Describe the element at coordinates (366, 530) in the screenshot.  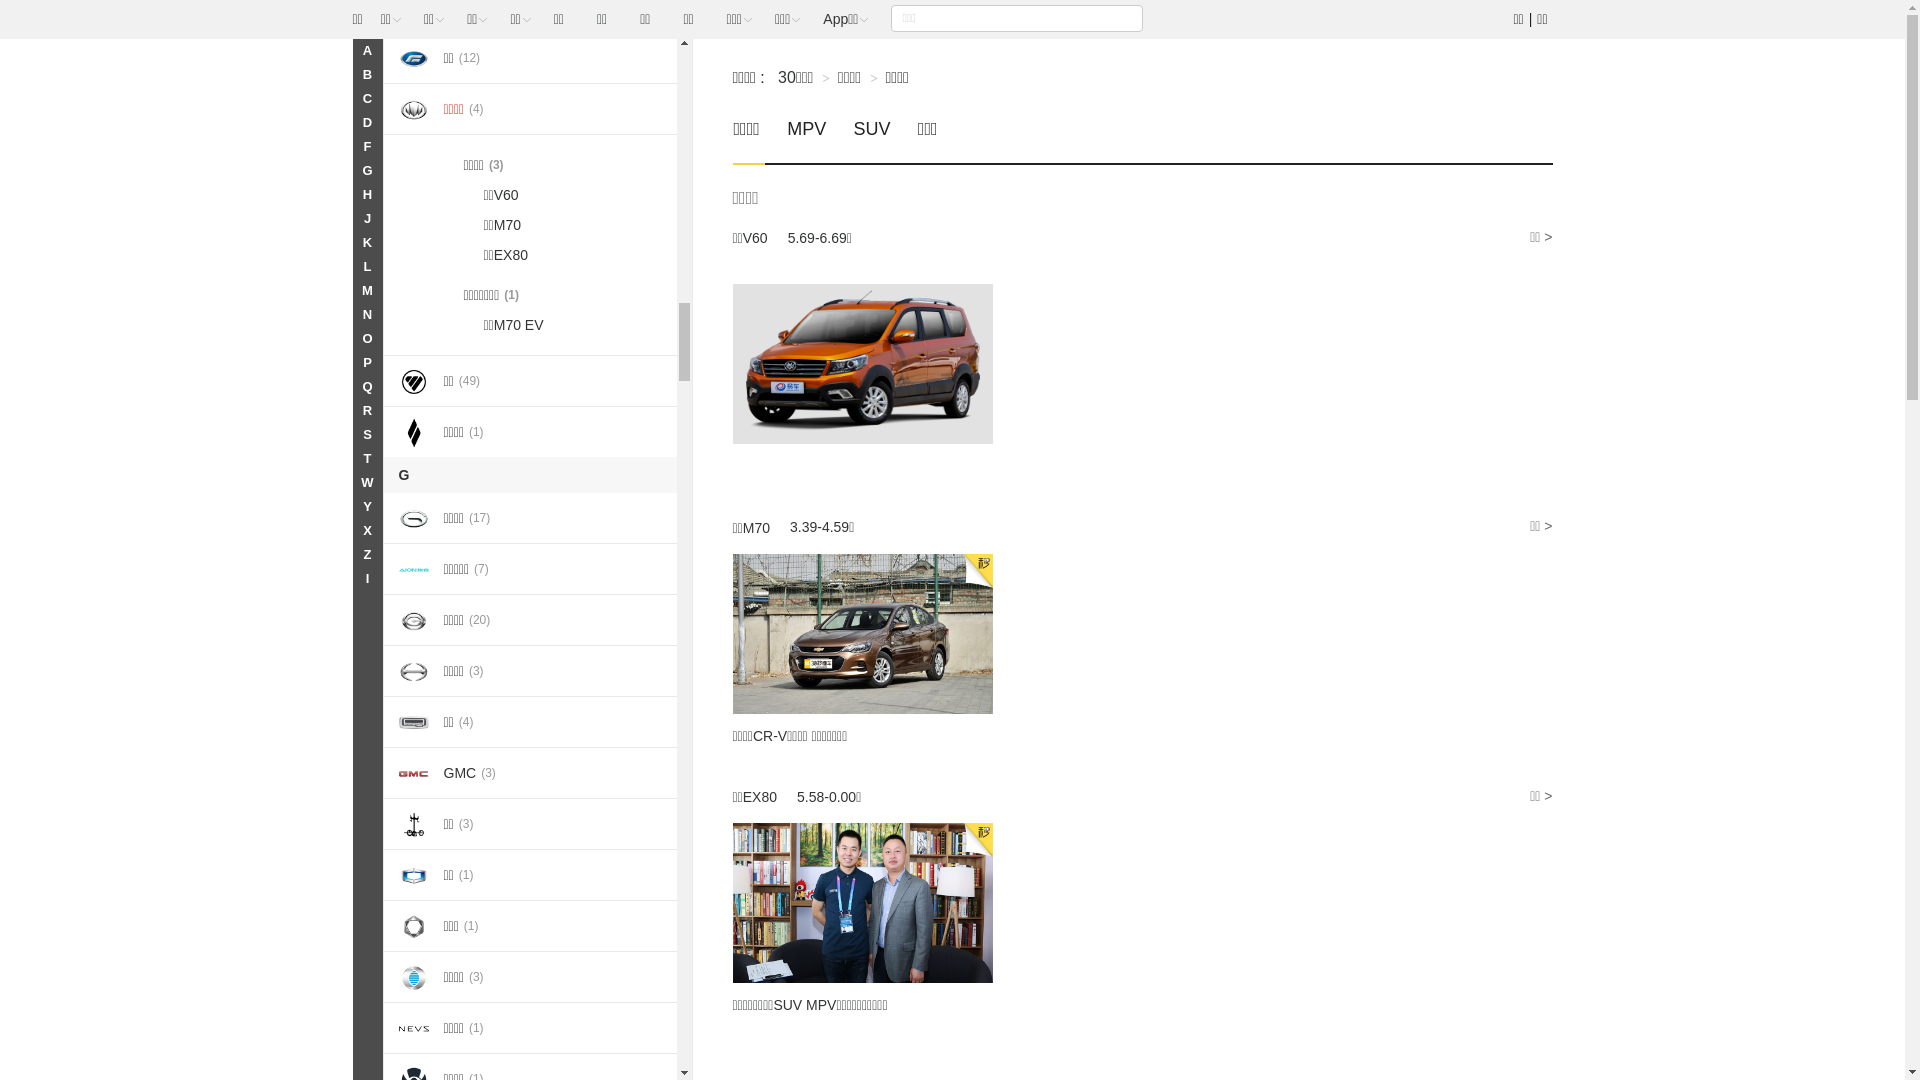
I see `'X'` at that location.